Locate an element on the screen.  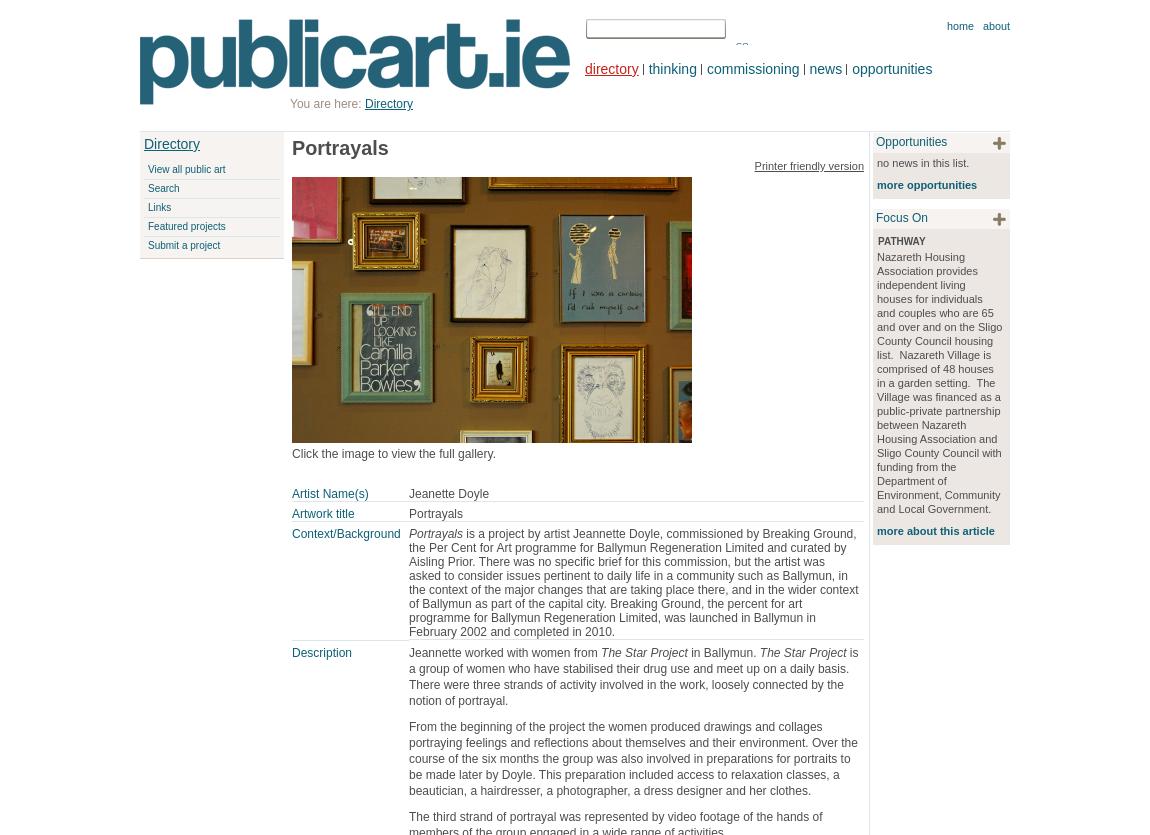
'in Ballymun.' is located at coordinates (686, 651).